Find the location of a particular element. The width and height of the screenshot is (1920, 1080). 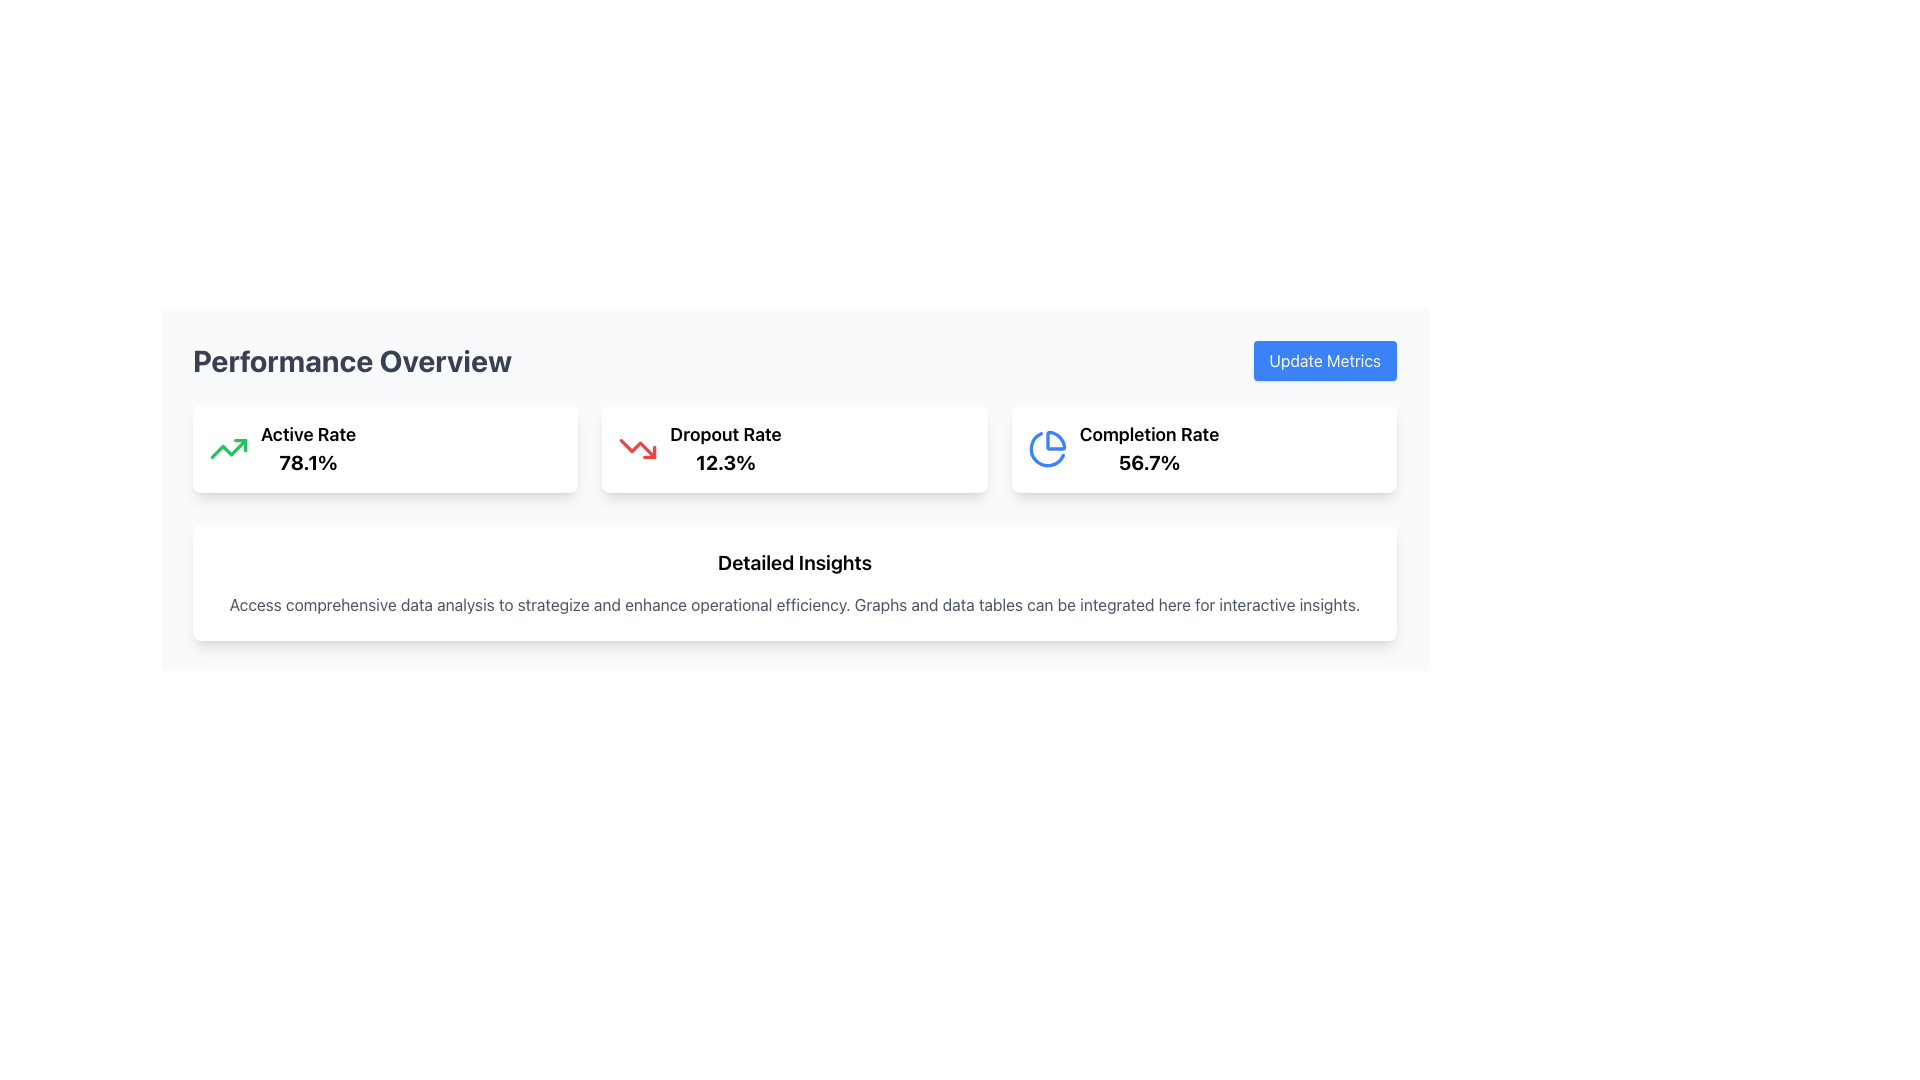

the Information Display Card that contains a green trending-up icon and displays 'Active Rate' and '78.1%' in bold text, located in the leftmost position of the Performance Overview section is located at coordinates (281, 447).